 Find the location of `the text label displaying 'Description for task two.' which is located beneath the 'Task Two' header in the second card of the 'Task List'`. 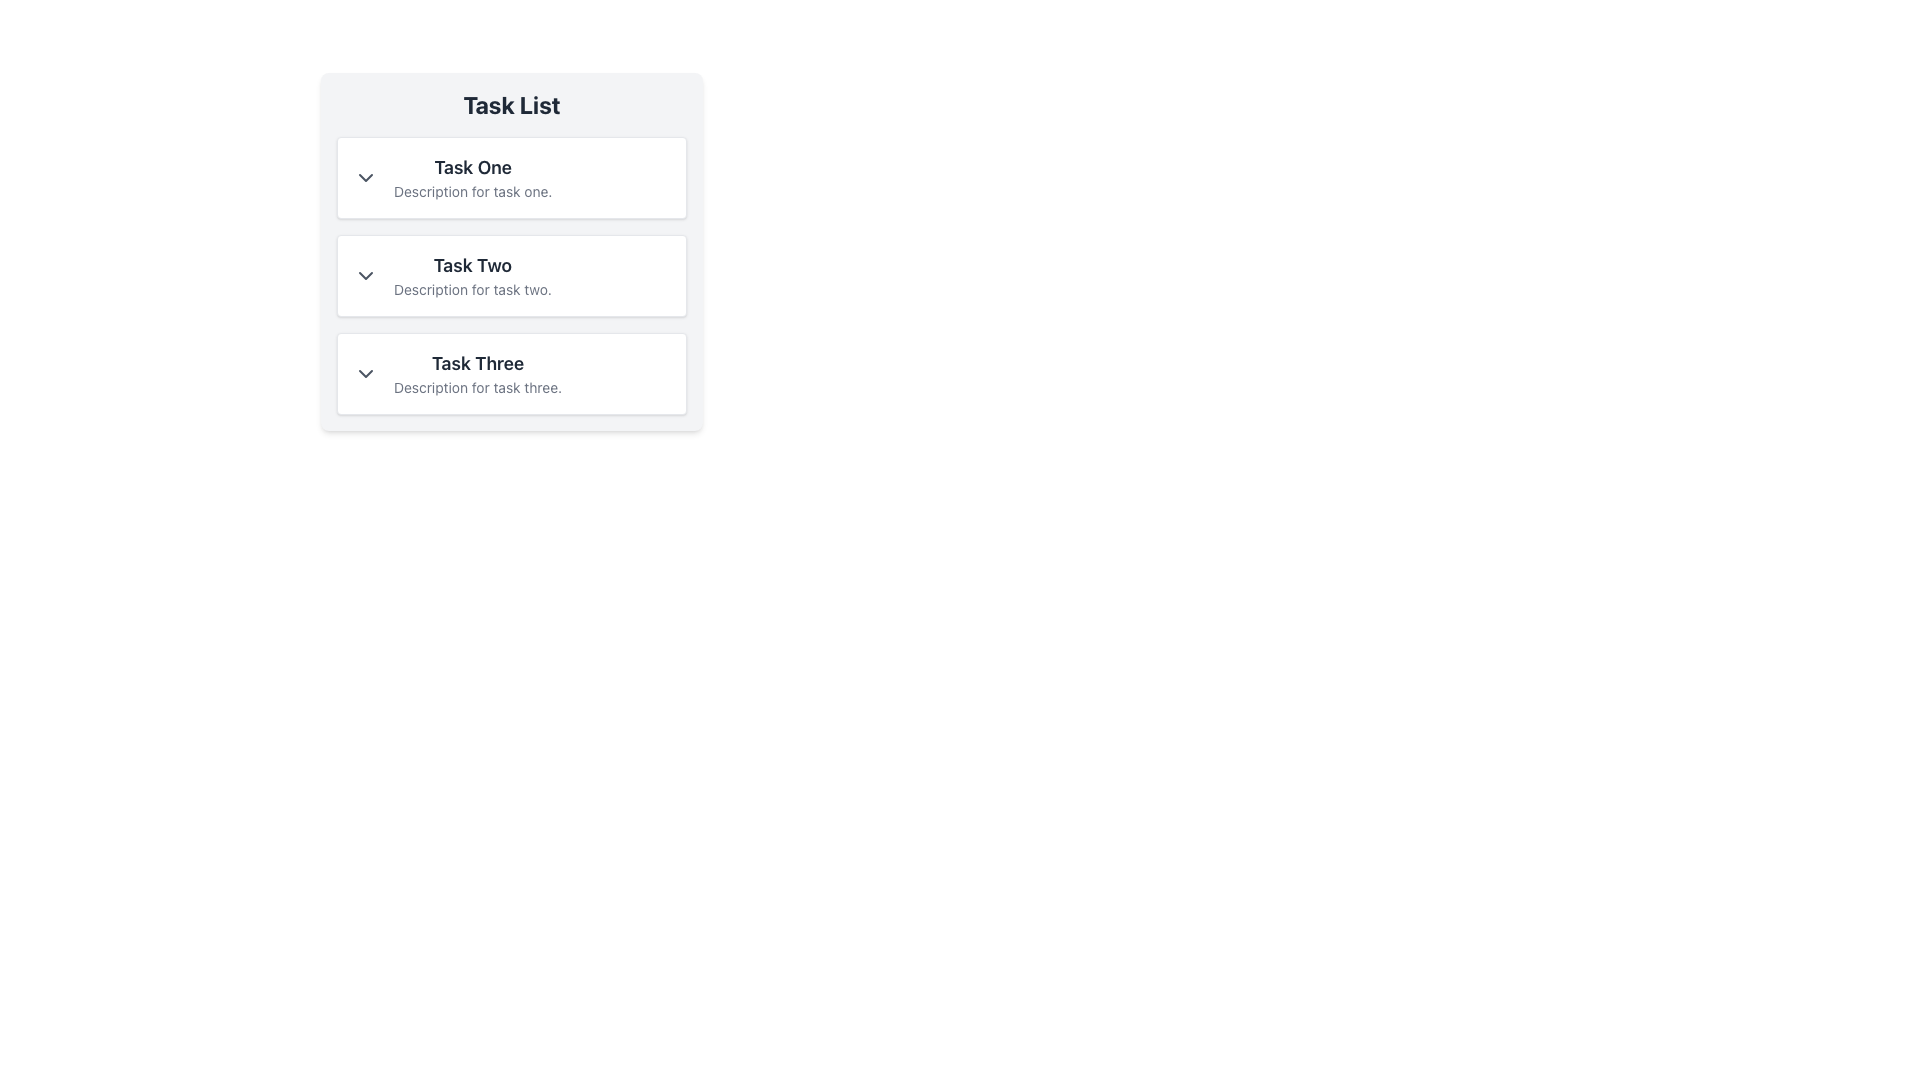

the text label displaying 'Description for task two.' which is located beneath the 'Task Two' header in the second card of the 'Task List' is located at coordinates (471, 289).